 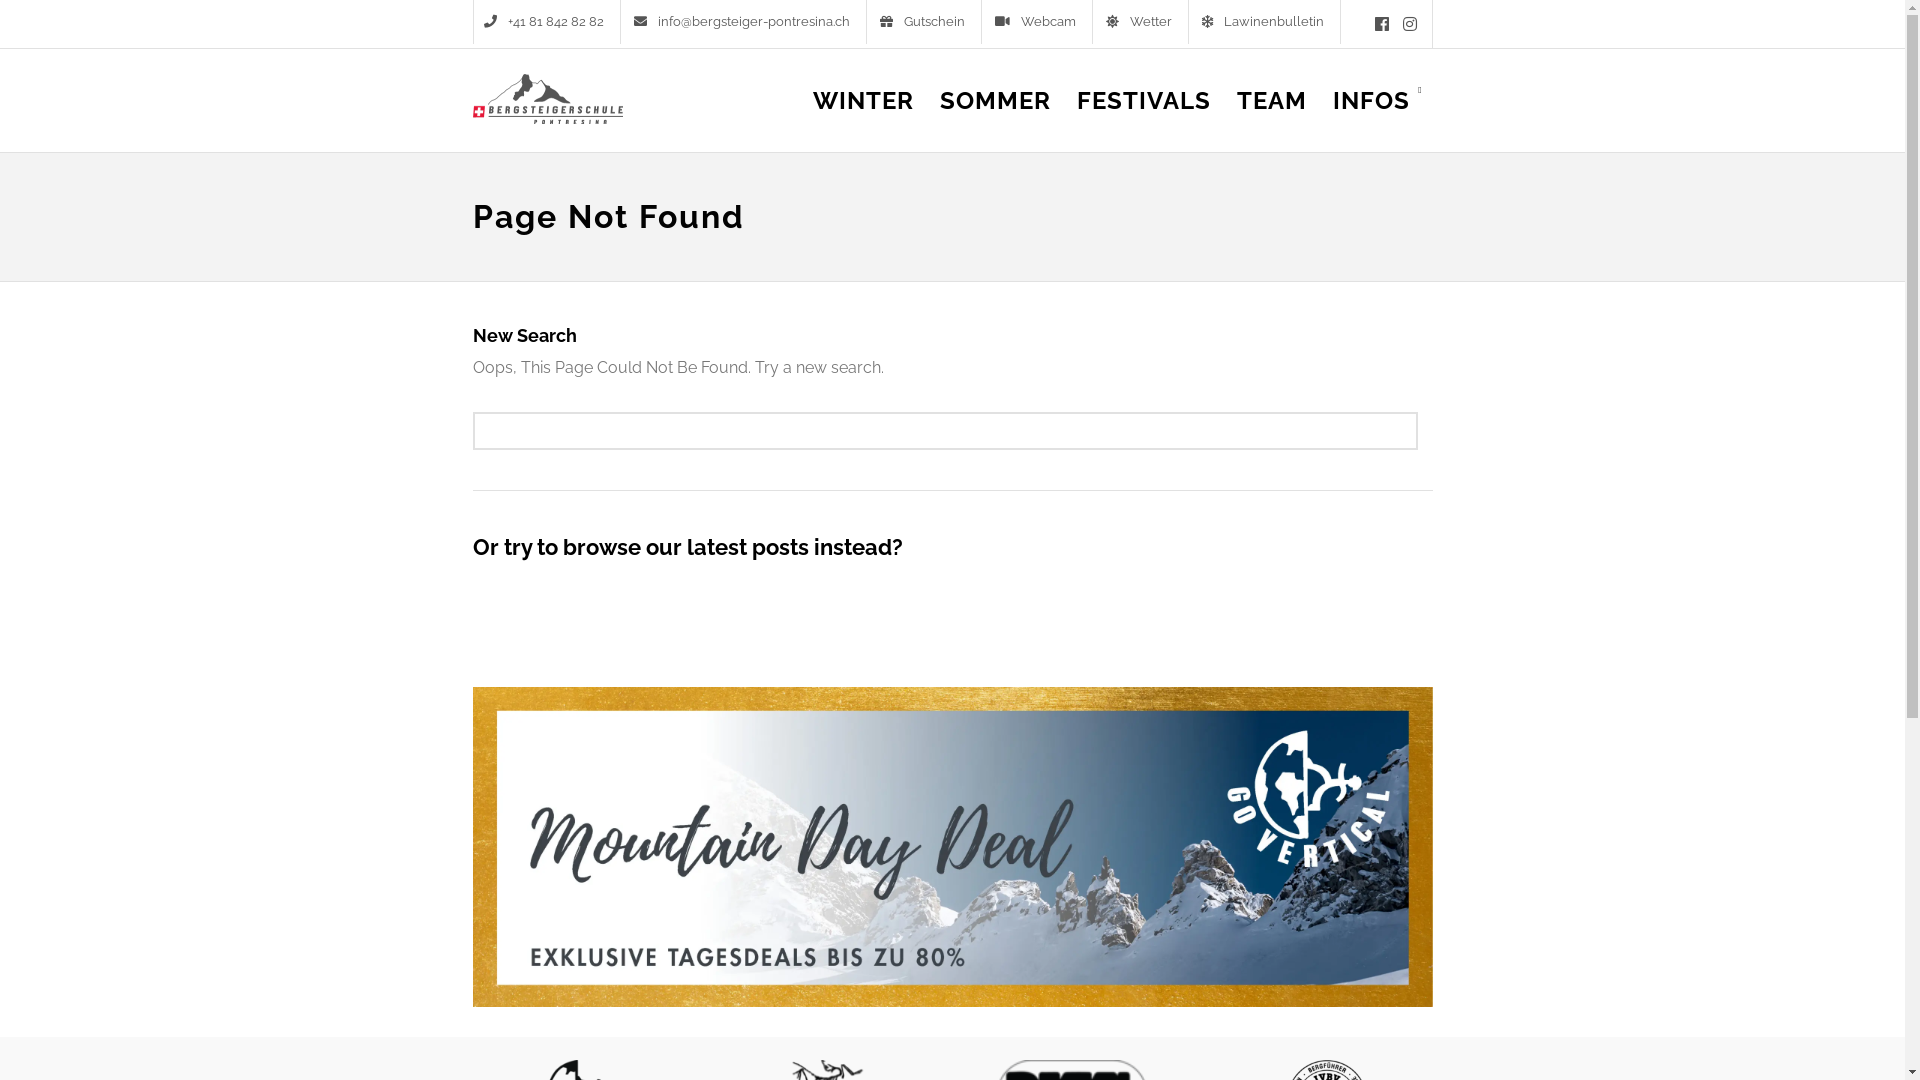 What do you see at coordinates (1265, 21) in the screenshot?
I see `'Lawinenbulletin'` at bounding box center [1265, 21].